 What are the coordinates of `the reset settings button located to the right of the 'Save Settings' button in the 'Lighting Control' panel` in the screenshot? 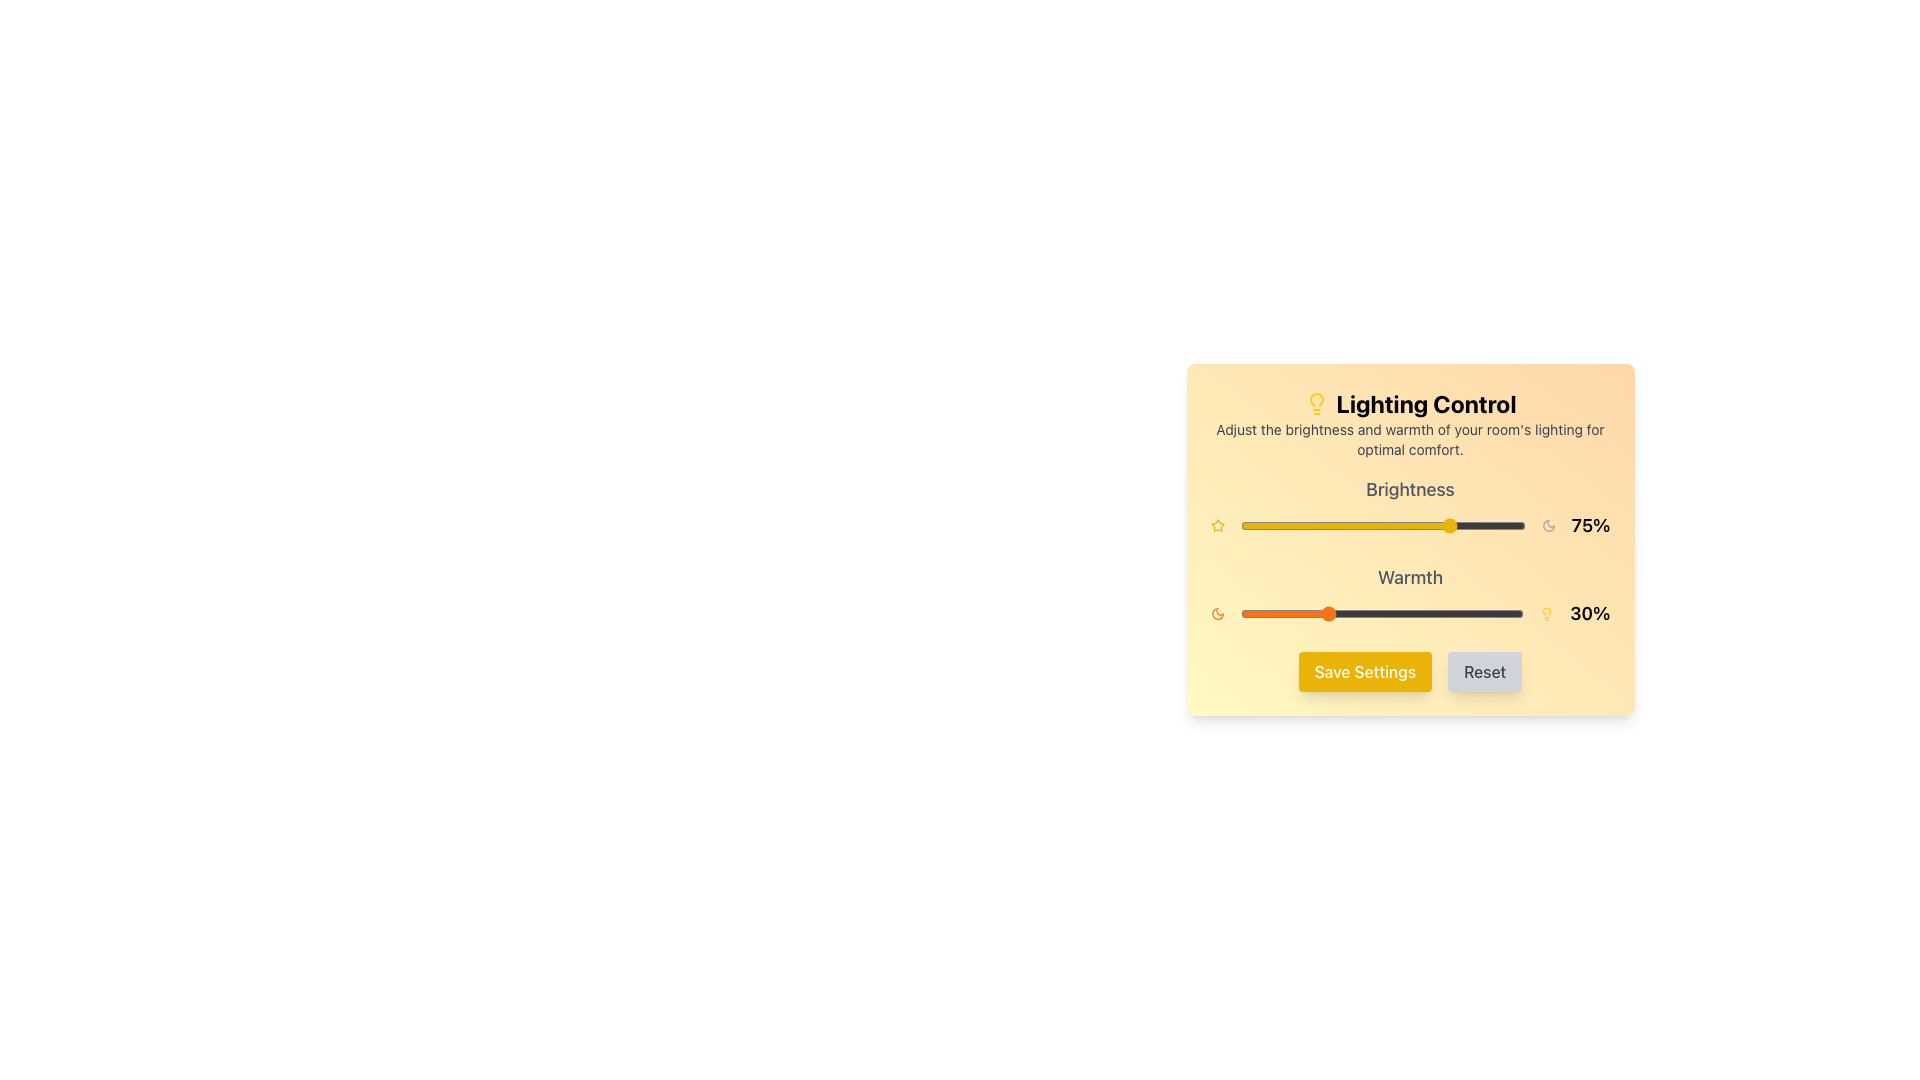 It's located at (1484, 671).